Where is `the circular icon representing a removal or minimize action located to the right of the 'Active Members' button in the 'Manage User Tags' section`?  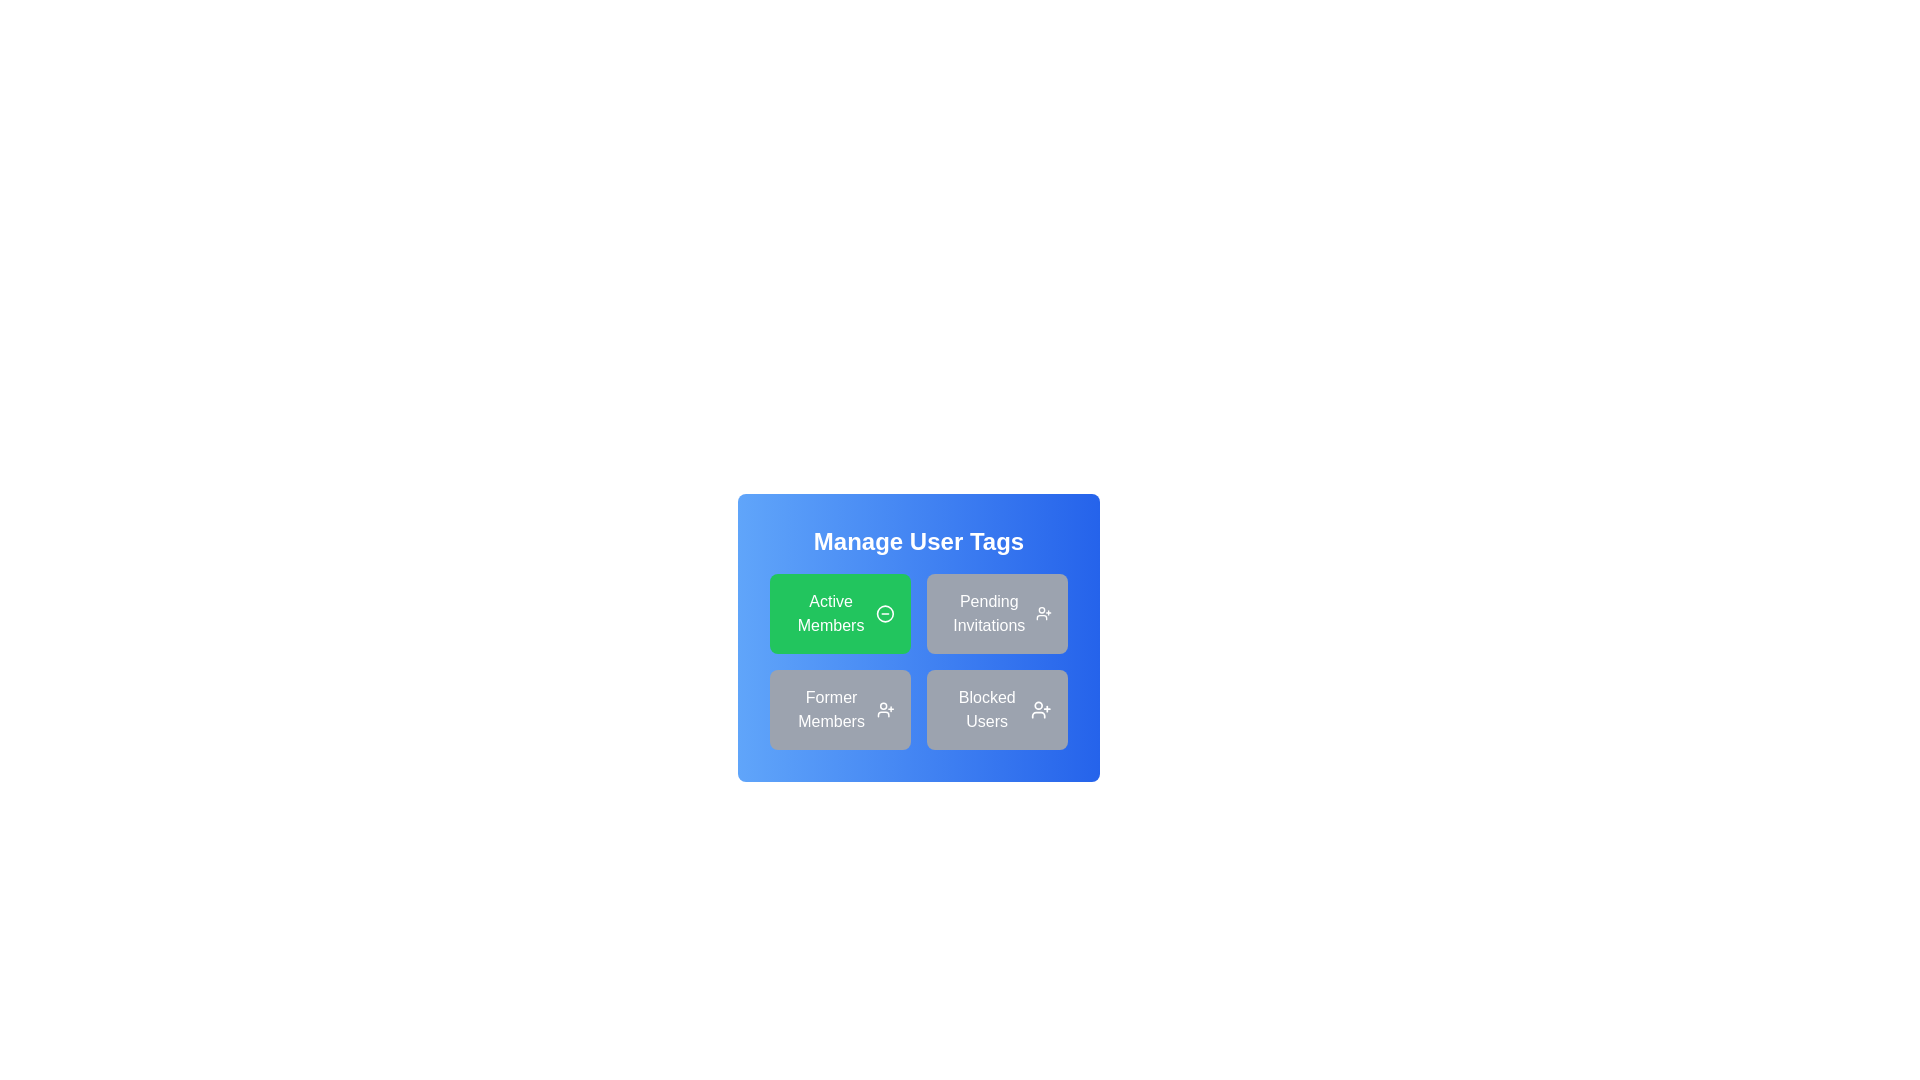 the circular icon representing a removal or minimize action located to the right of the 'Active Members' button in the 'Manage User Tags' section is located at coordinates (884, 612).